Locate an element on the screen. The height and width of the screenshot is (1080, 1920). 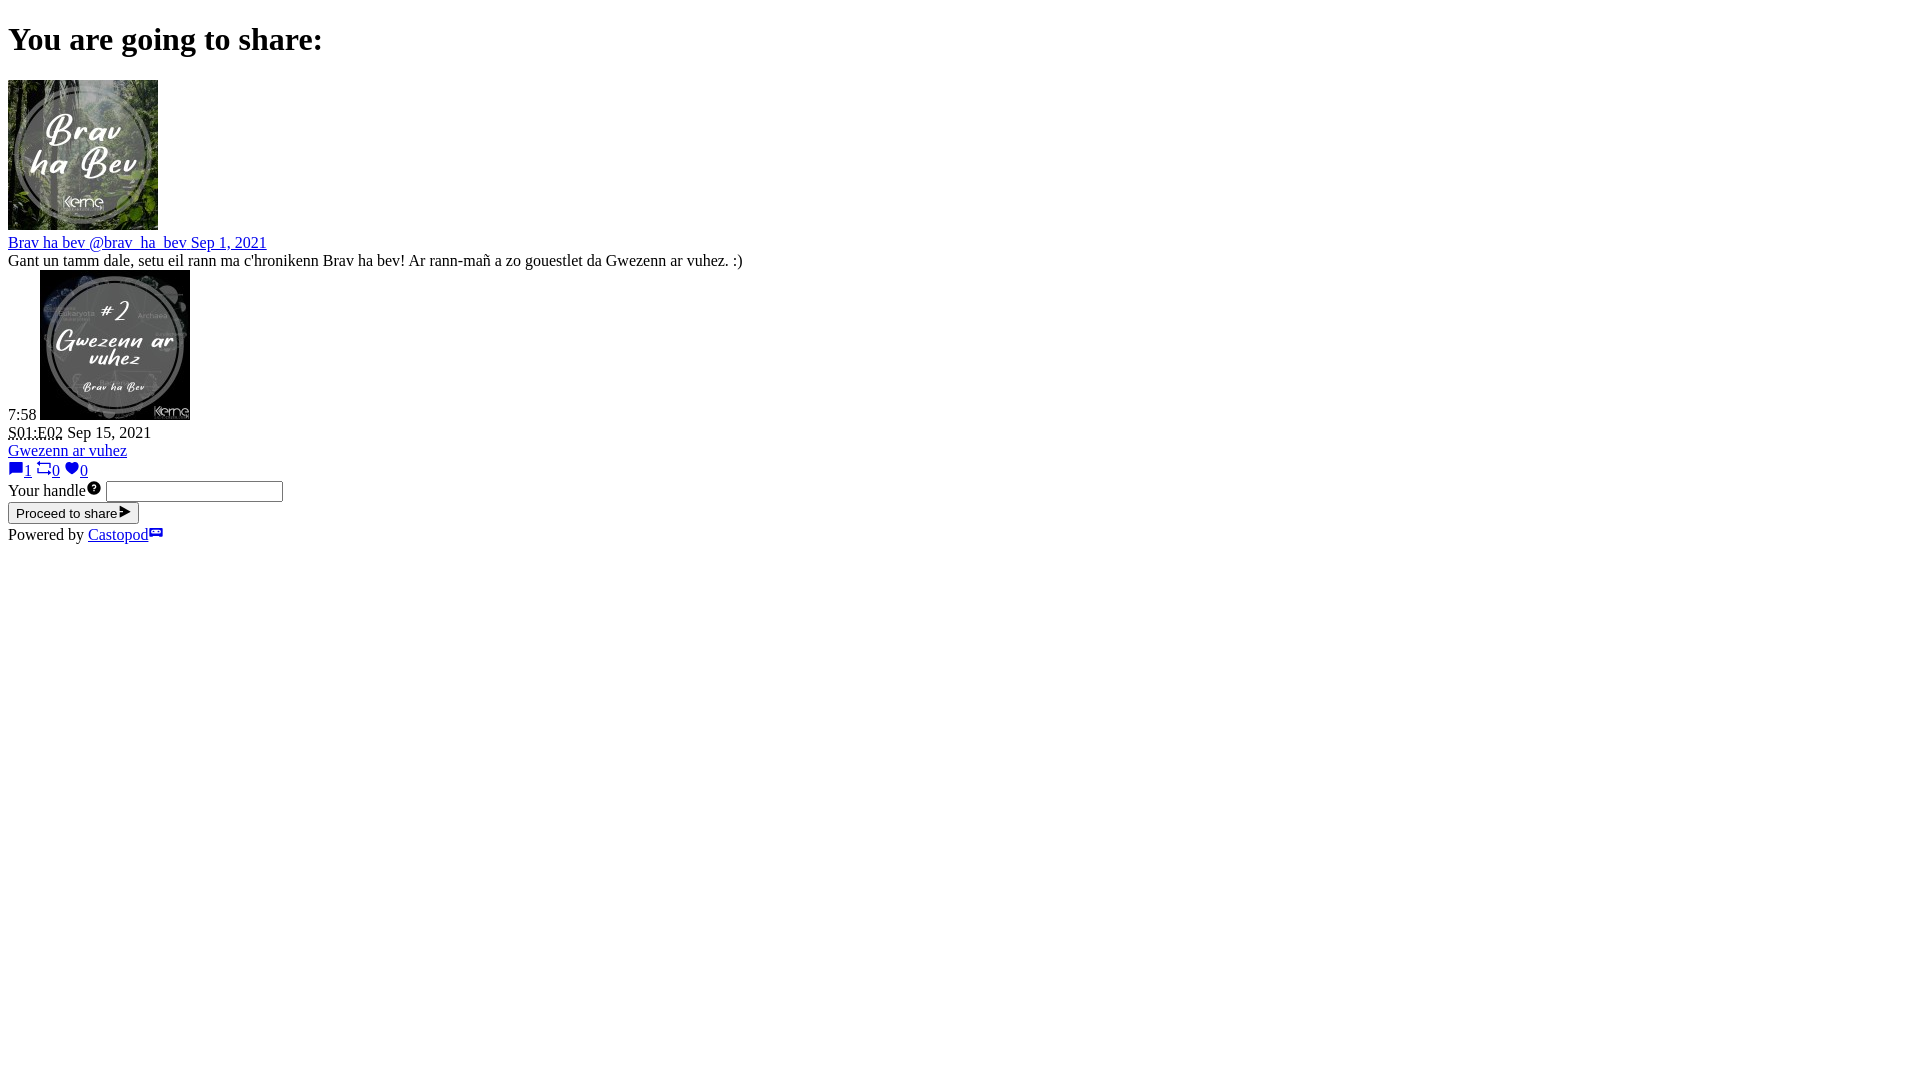
'Sep 1, 2021' is located at coordinates (229, 241).